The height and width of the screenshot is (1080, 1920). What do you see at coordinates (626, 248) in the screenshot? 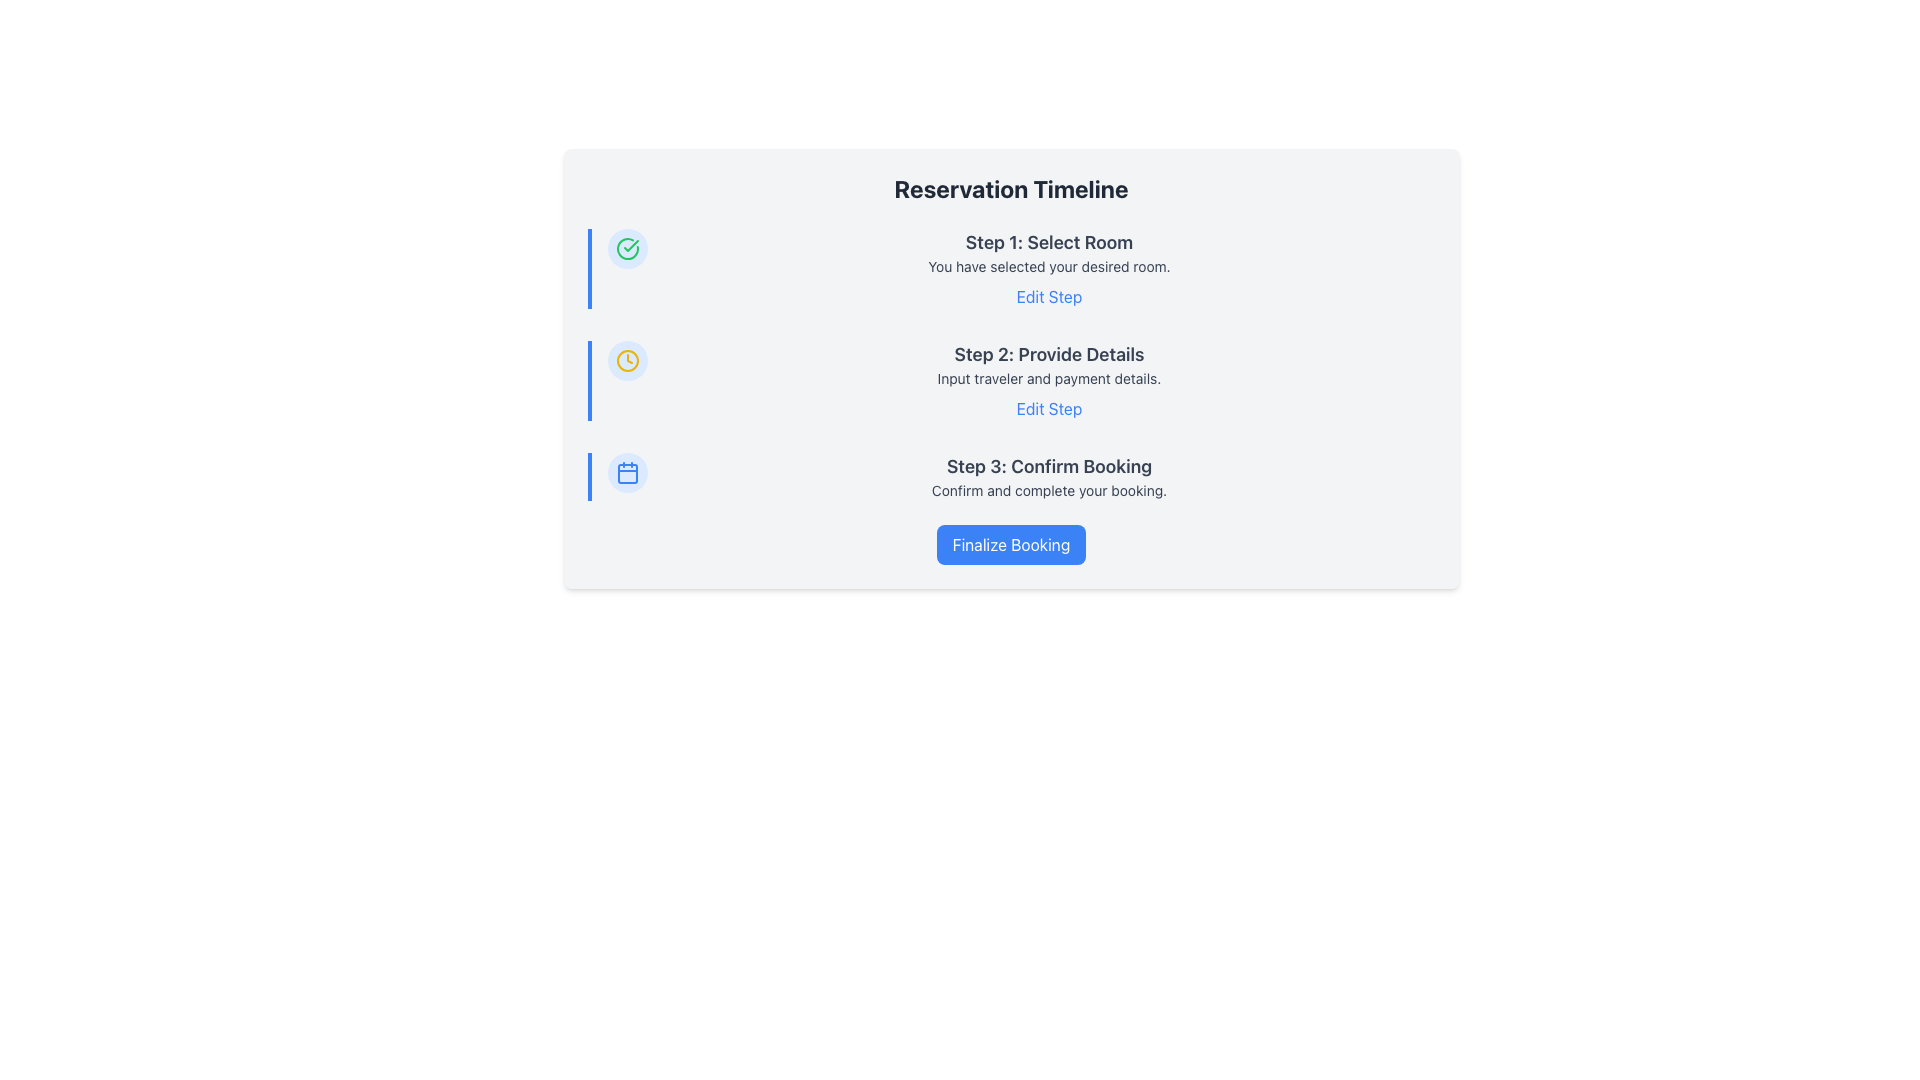
I see `the first circular icon in the reservation timeline interface, which indicates the completion of the first step` at bounding box center [626, 248].